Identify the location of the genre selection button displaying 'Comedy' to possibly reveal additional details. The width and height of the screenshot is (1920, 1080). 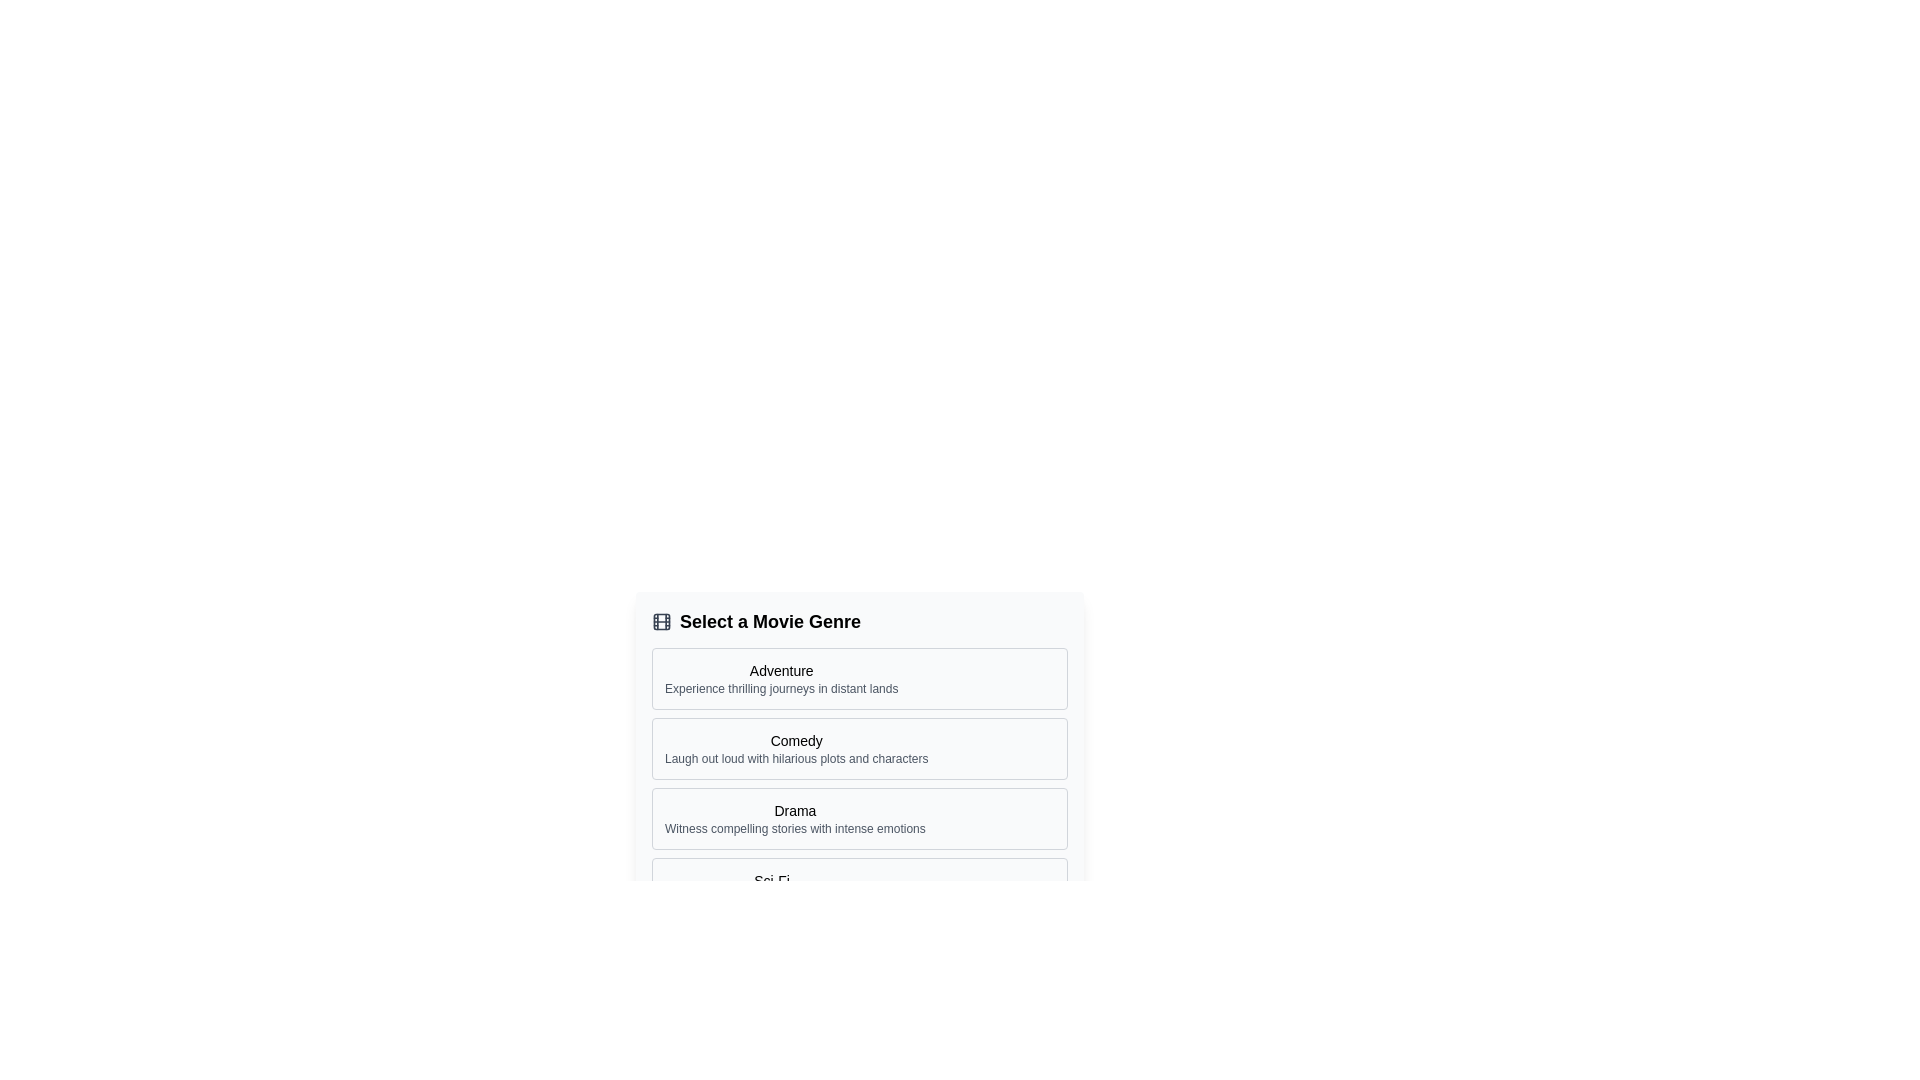
(795, 748).